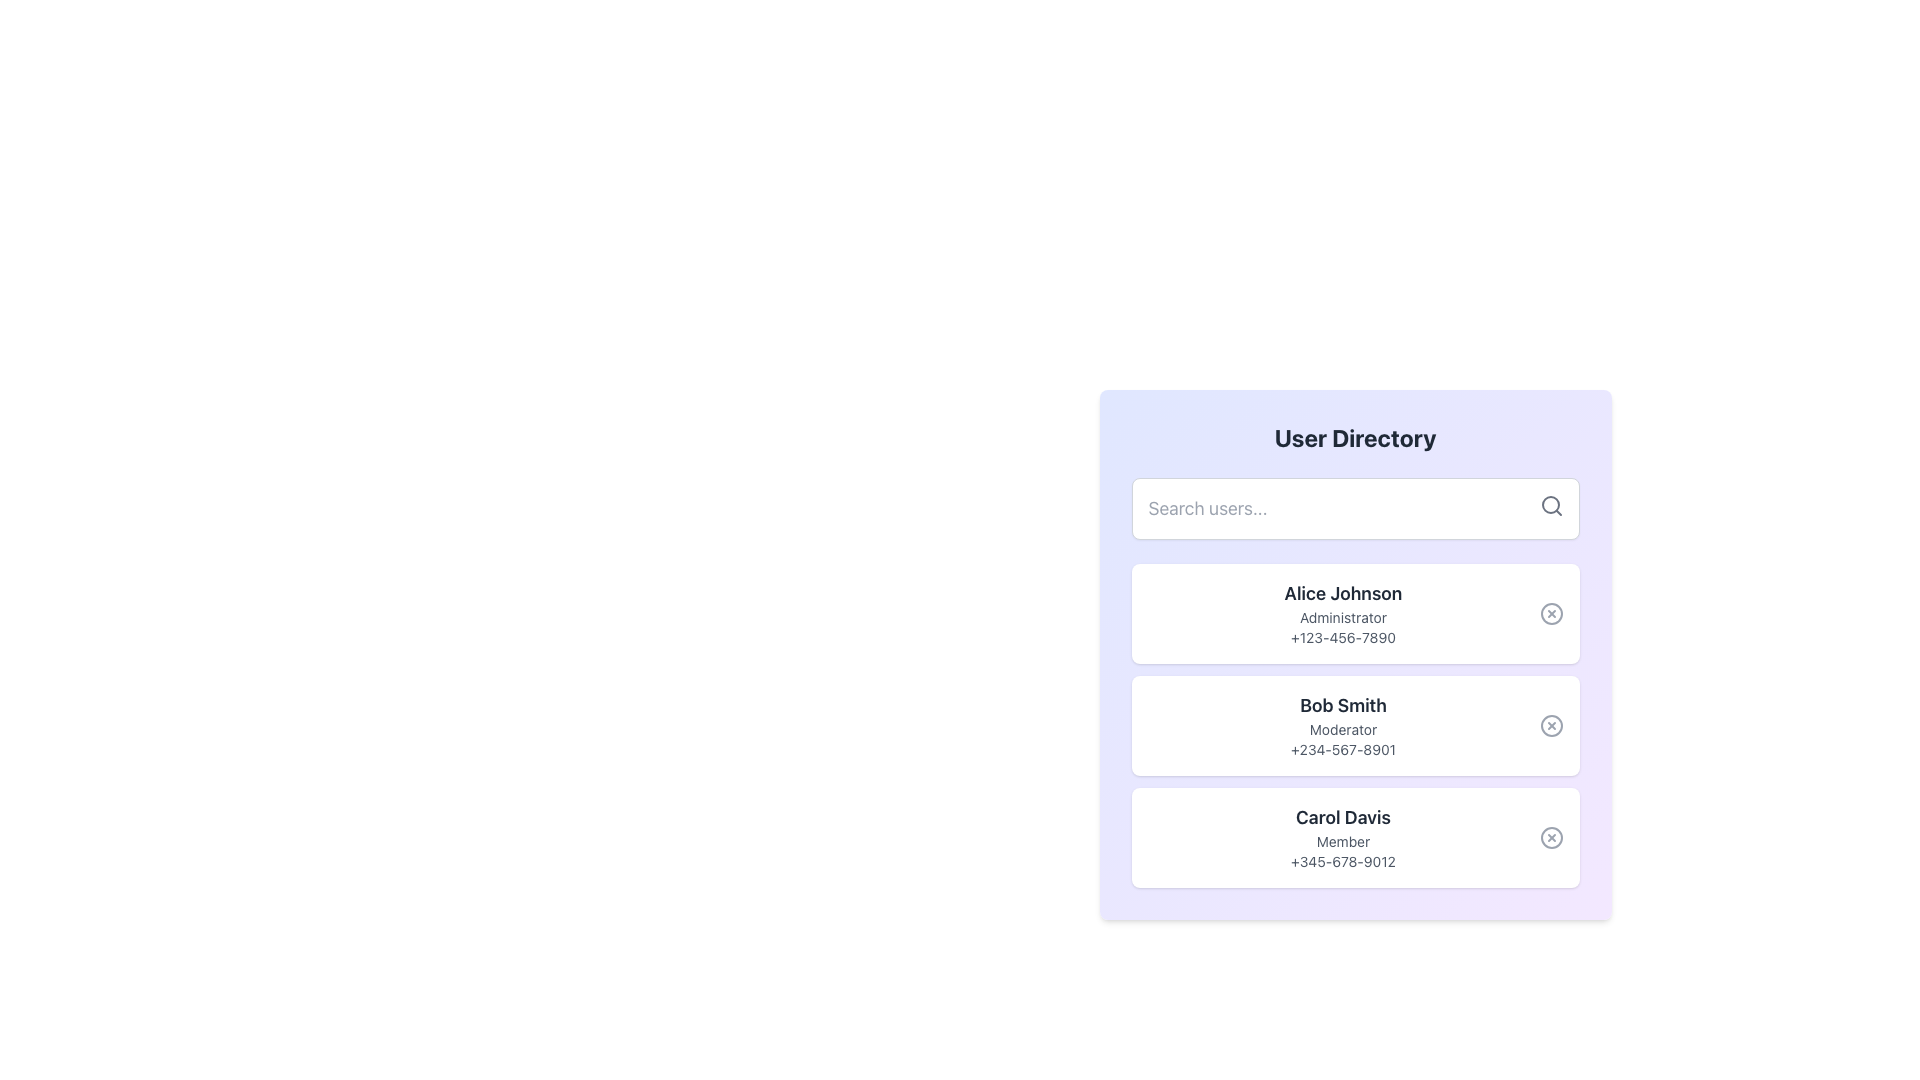  I want to click on the static text label indicating the user's status as 'Member', which is positioned below 'Carol Davis' and above '+345-678-9012' in the user informational card, so click(1343, 841).